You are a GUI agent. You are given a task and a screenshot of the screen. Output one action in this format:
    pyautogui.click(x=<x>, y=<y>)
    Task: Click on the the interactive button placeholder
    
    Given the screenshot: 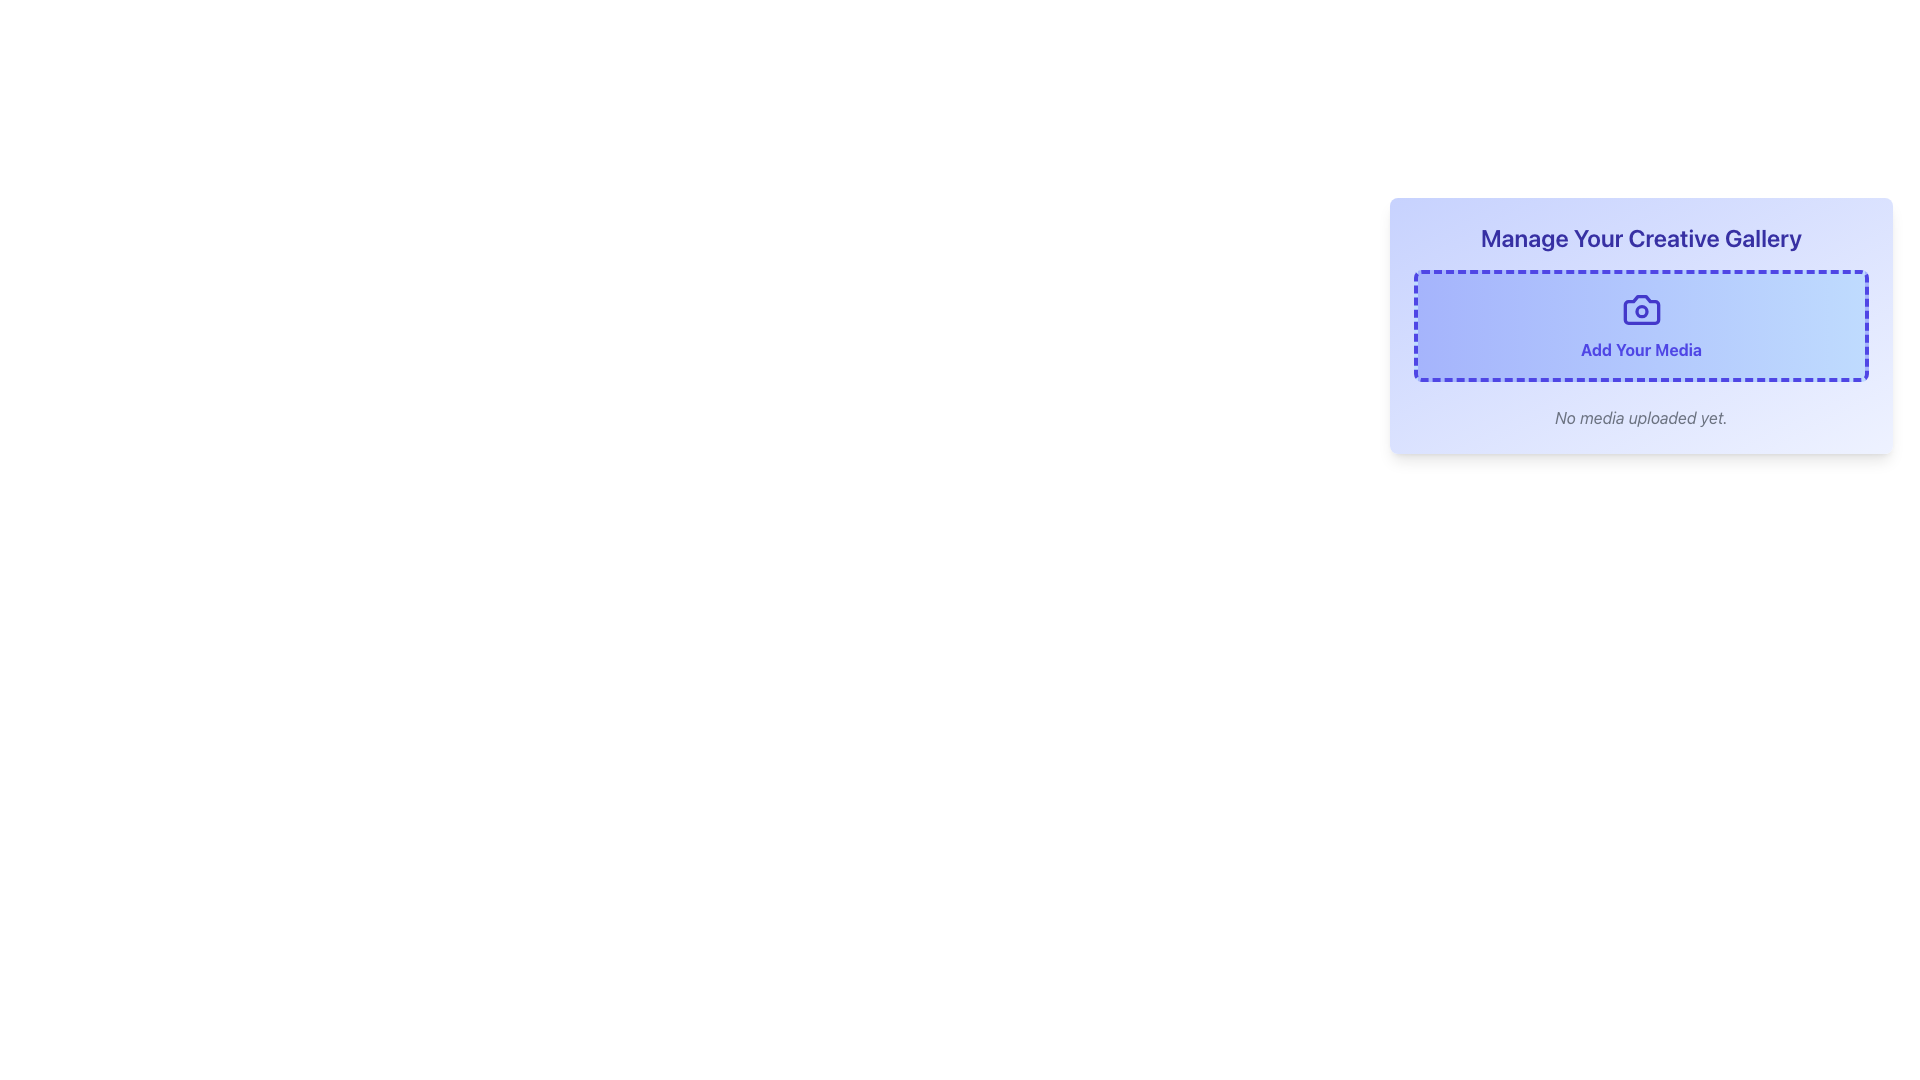 What is the action you would take?
    pyautogui.click(x=1641, y=325)
    